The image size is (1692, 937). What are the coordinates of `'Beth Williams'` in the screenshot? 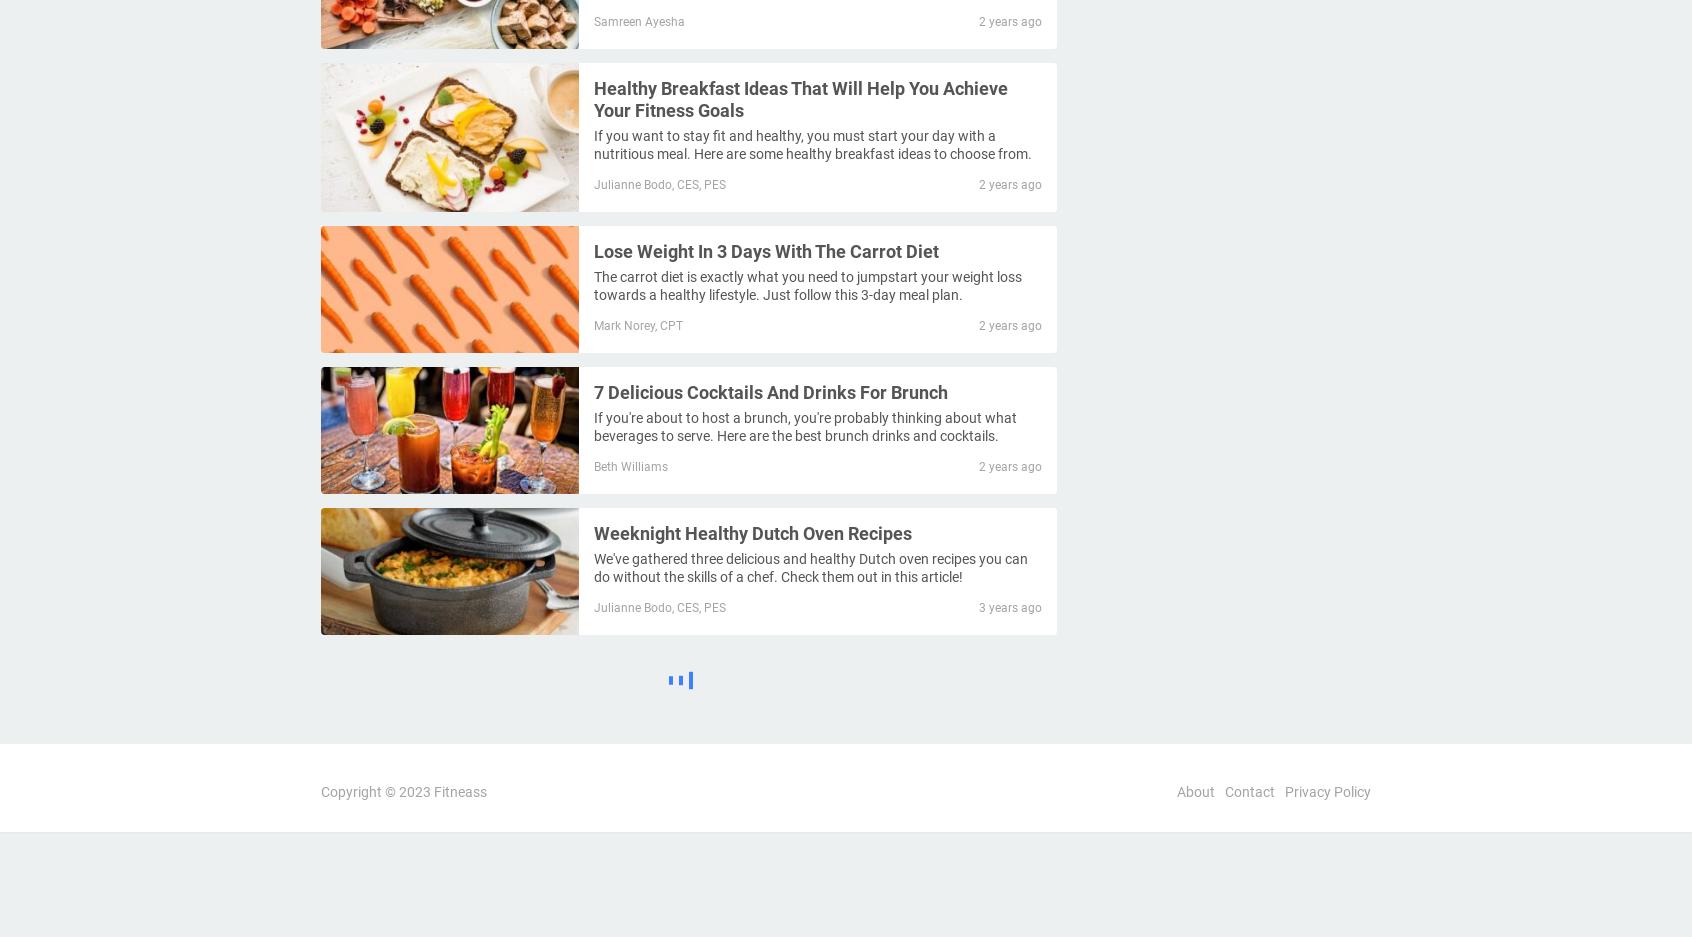 It's located at (628, 464).